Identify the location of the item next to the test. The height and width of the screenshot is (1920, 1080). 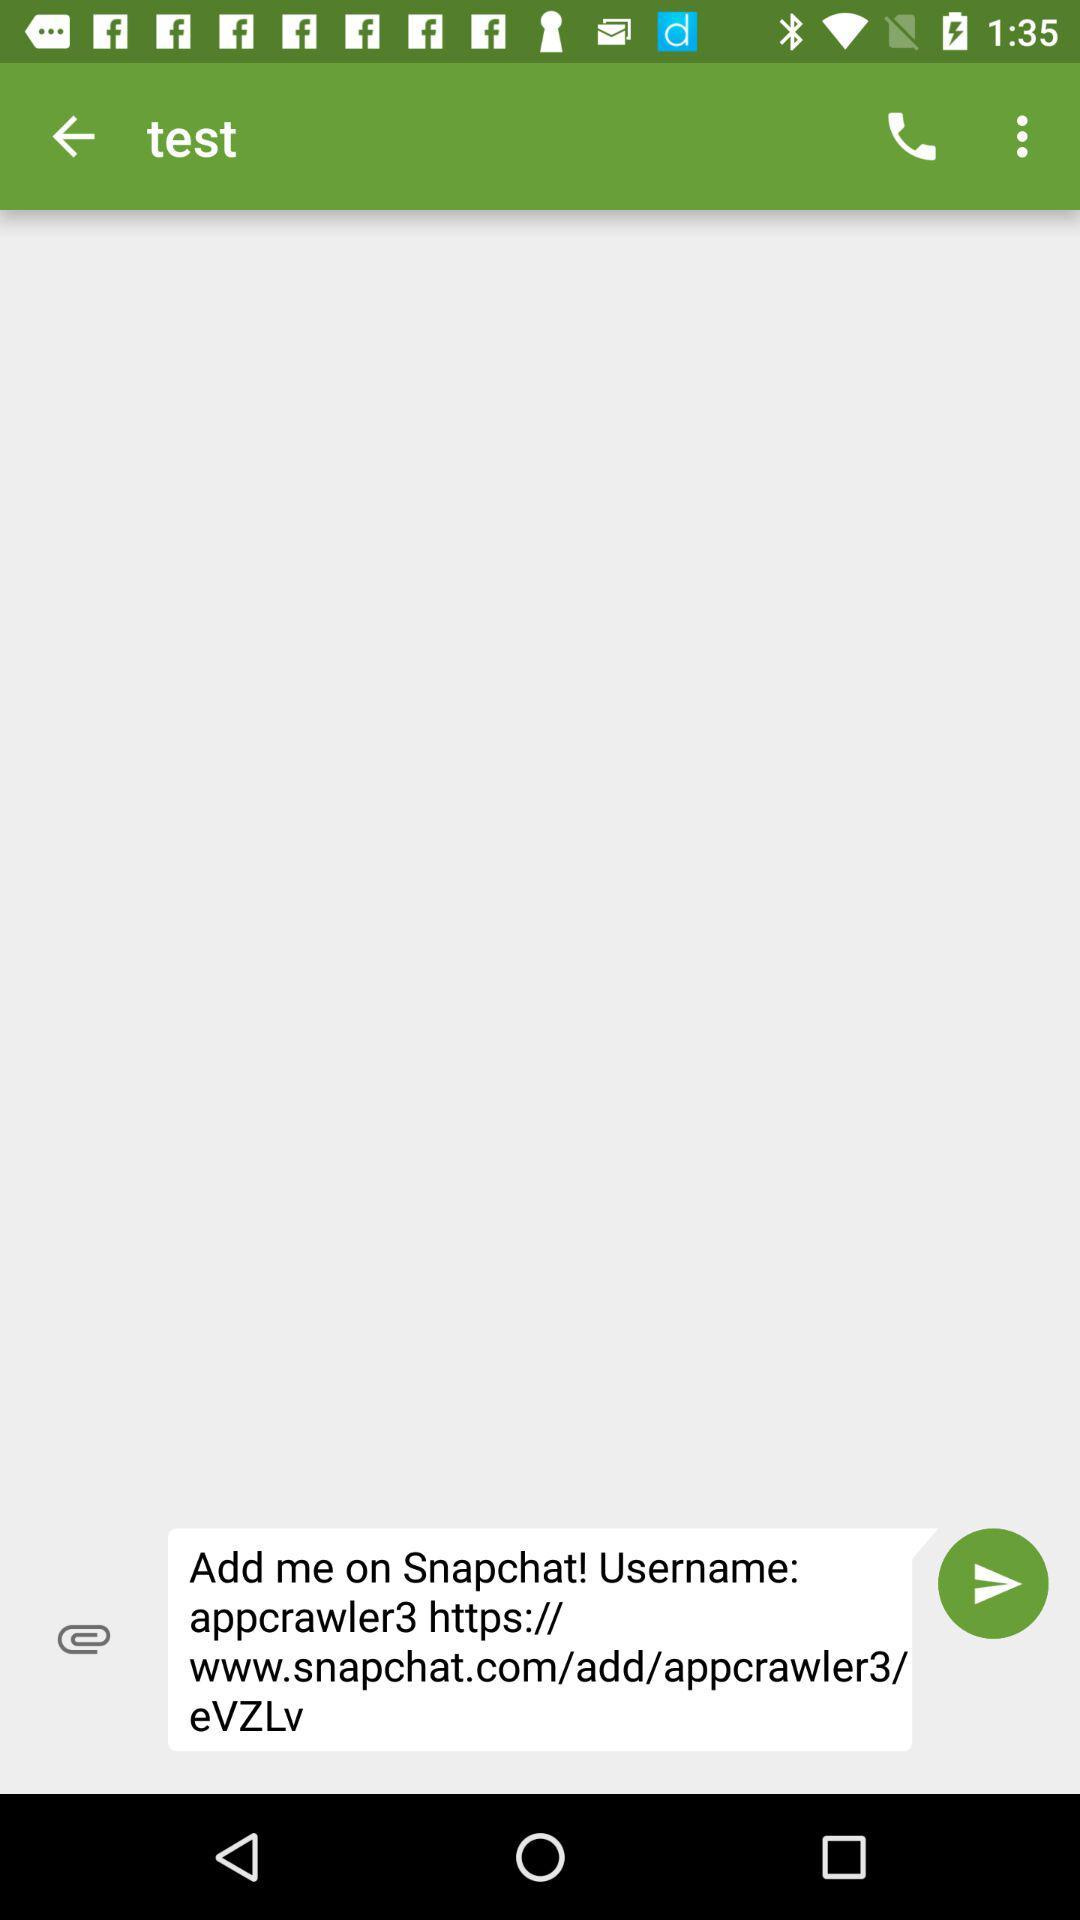
(72, 135).